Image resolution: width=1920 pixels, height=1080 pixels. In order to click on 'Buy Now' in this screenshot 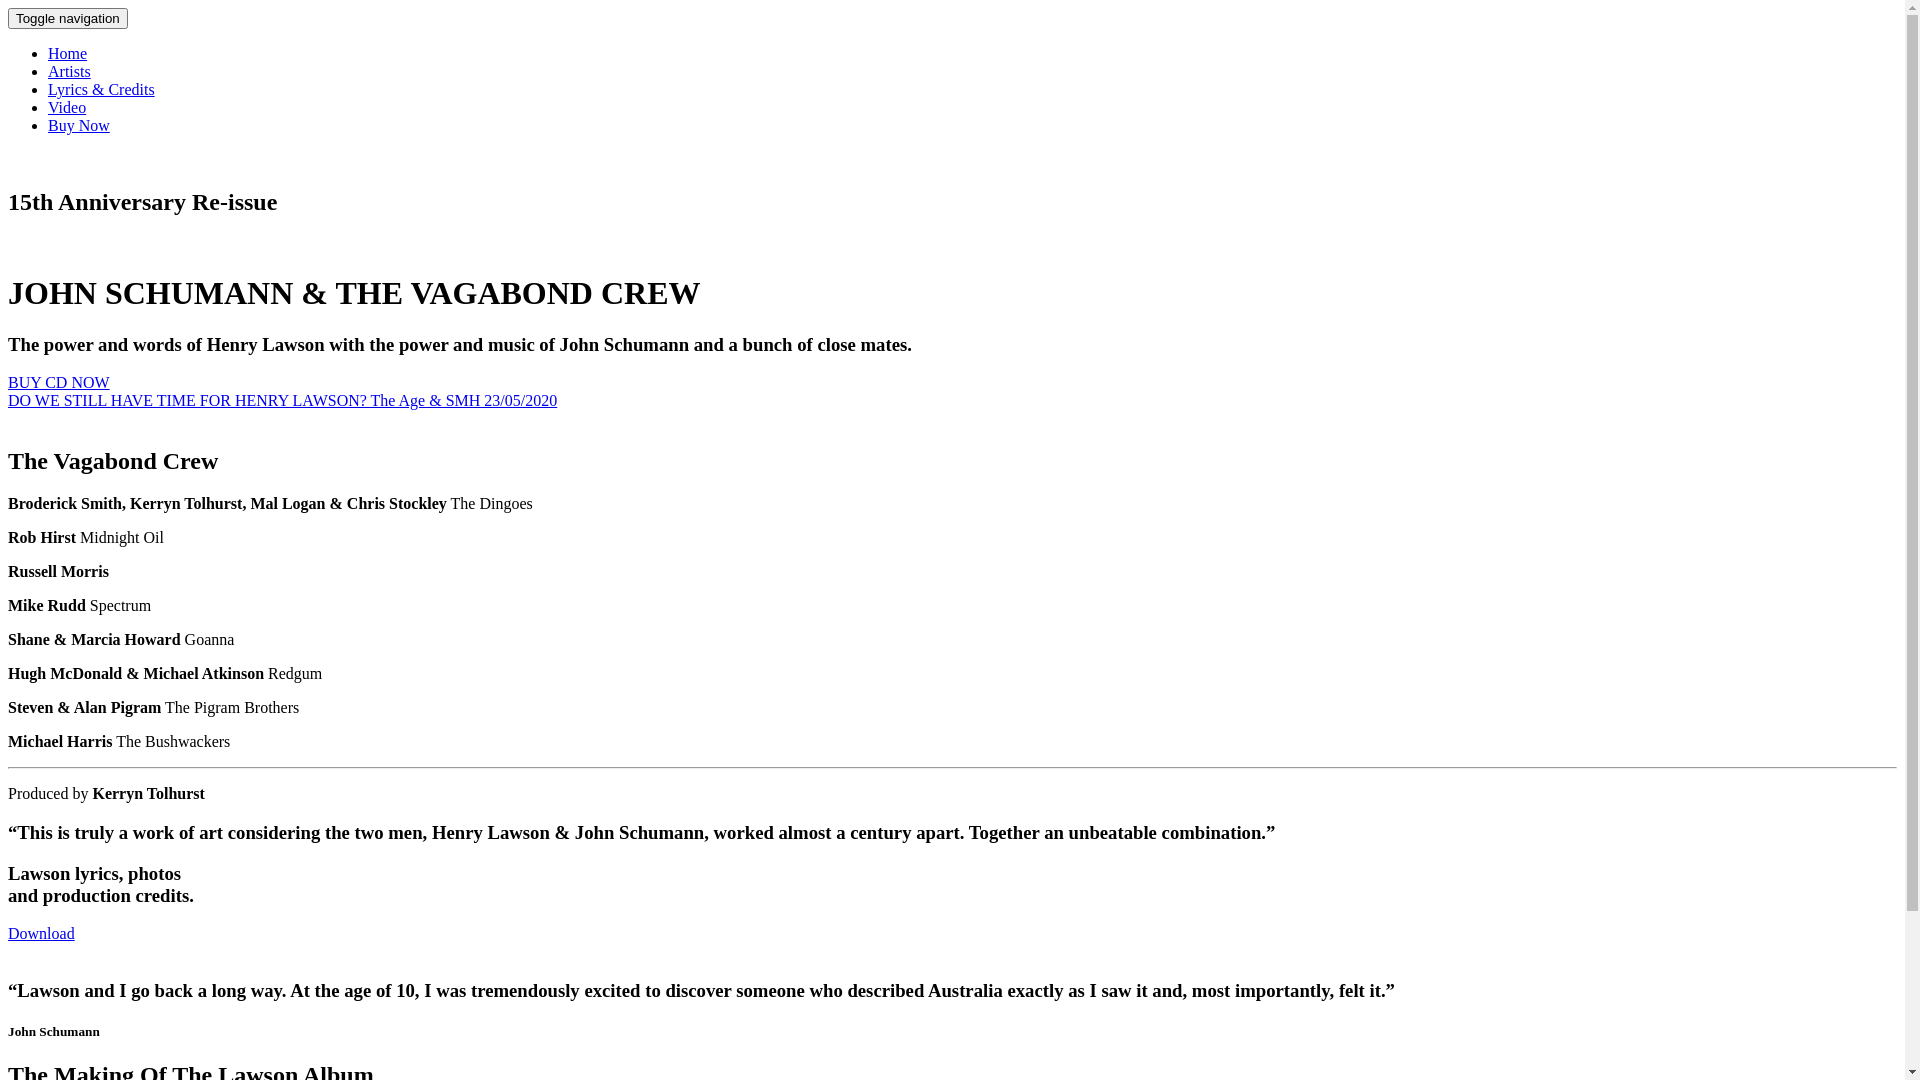, I will do `click(78, 125)`.